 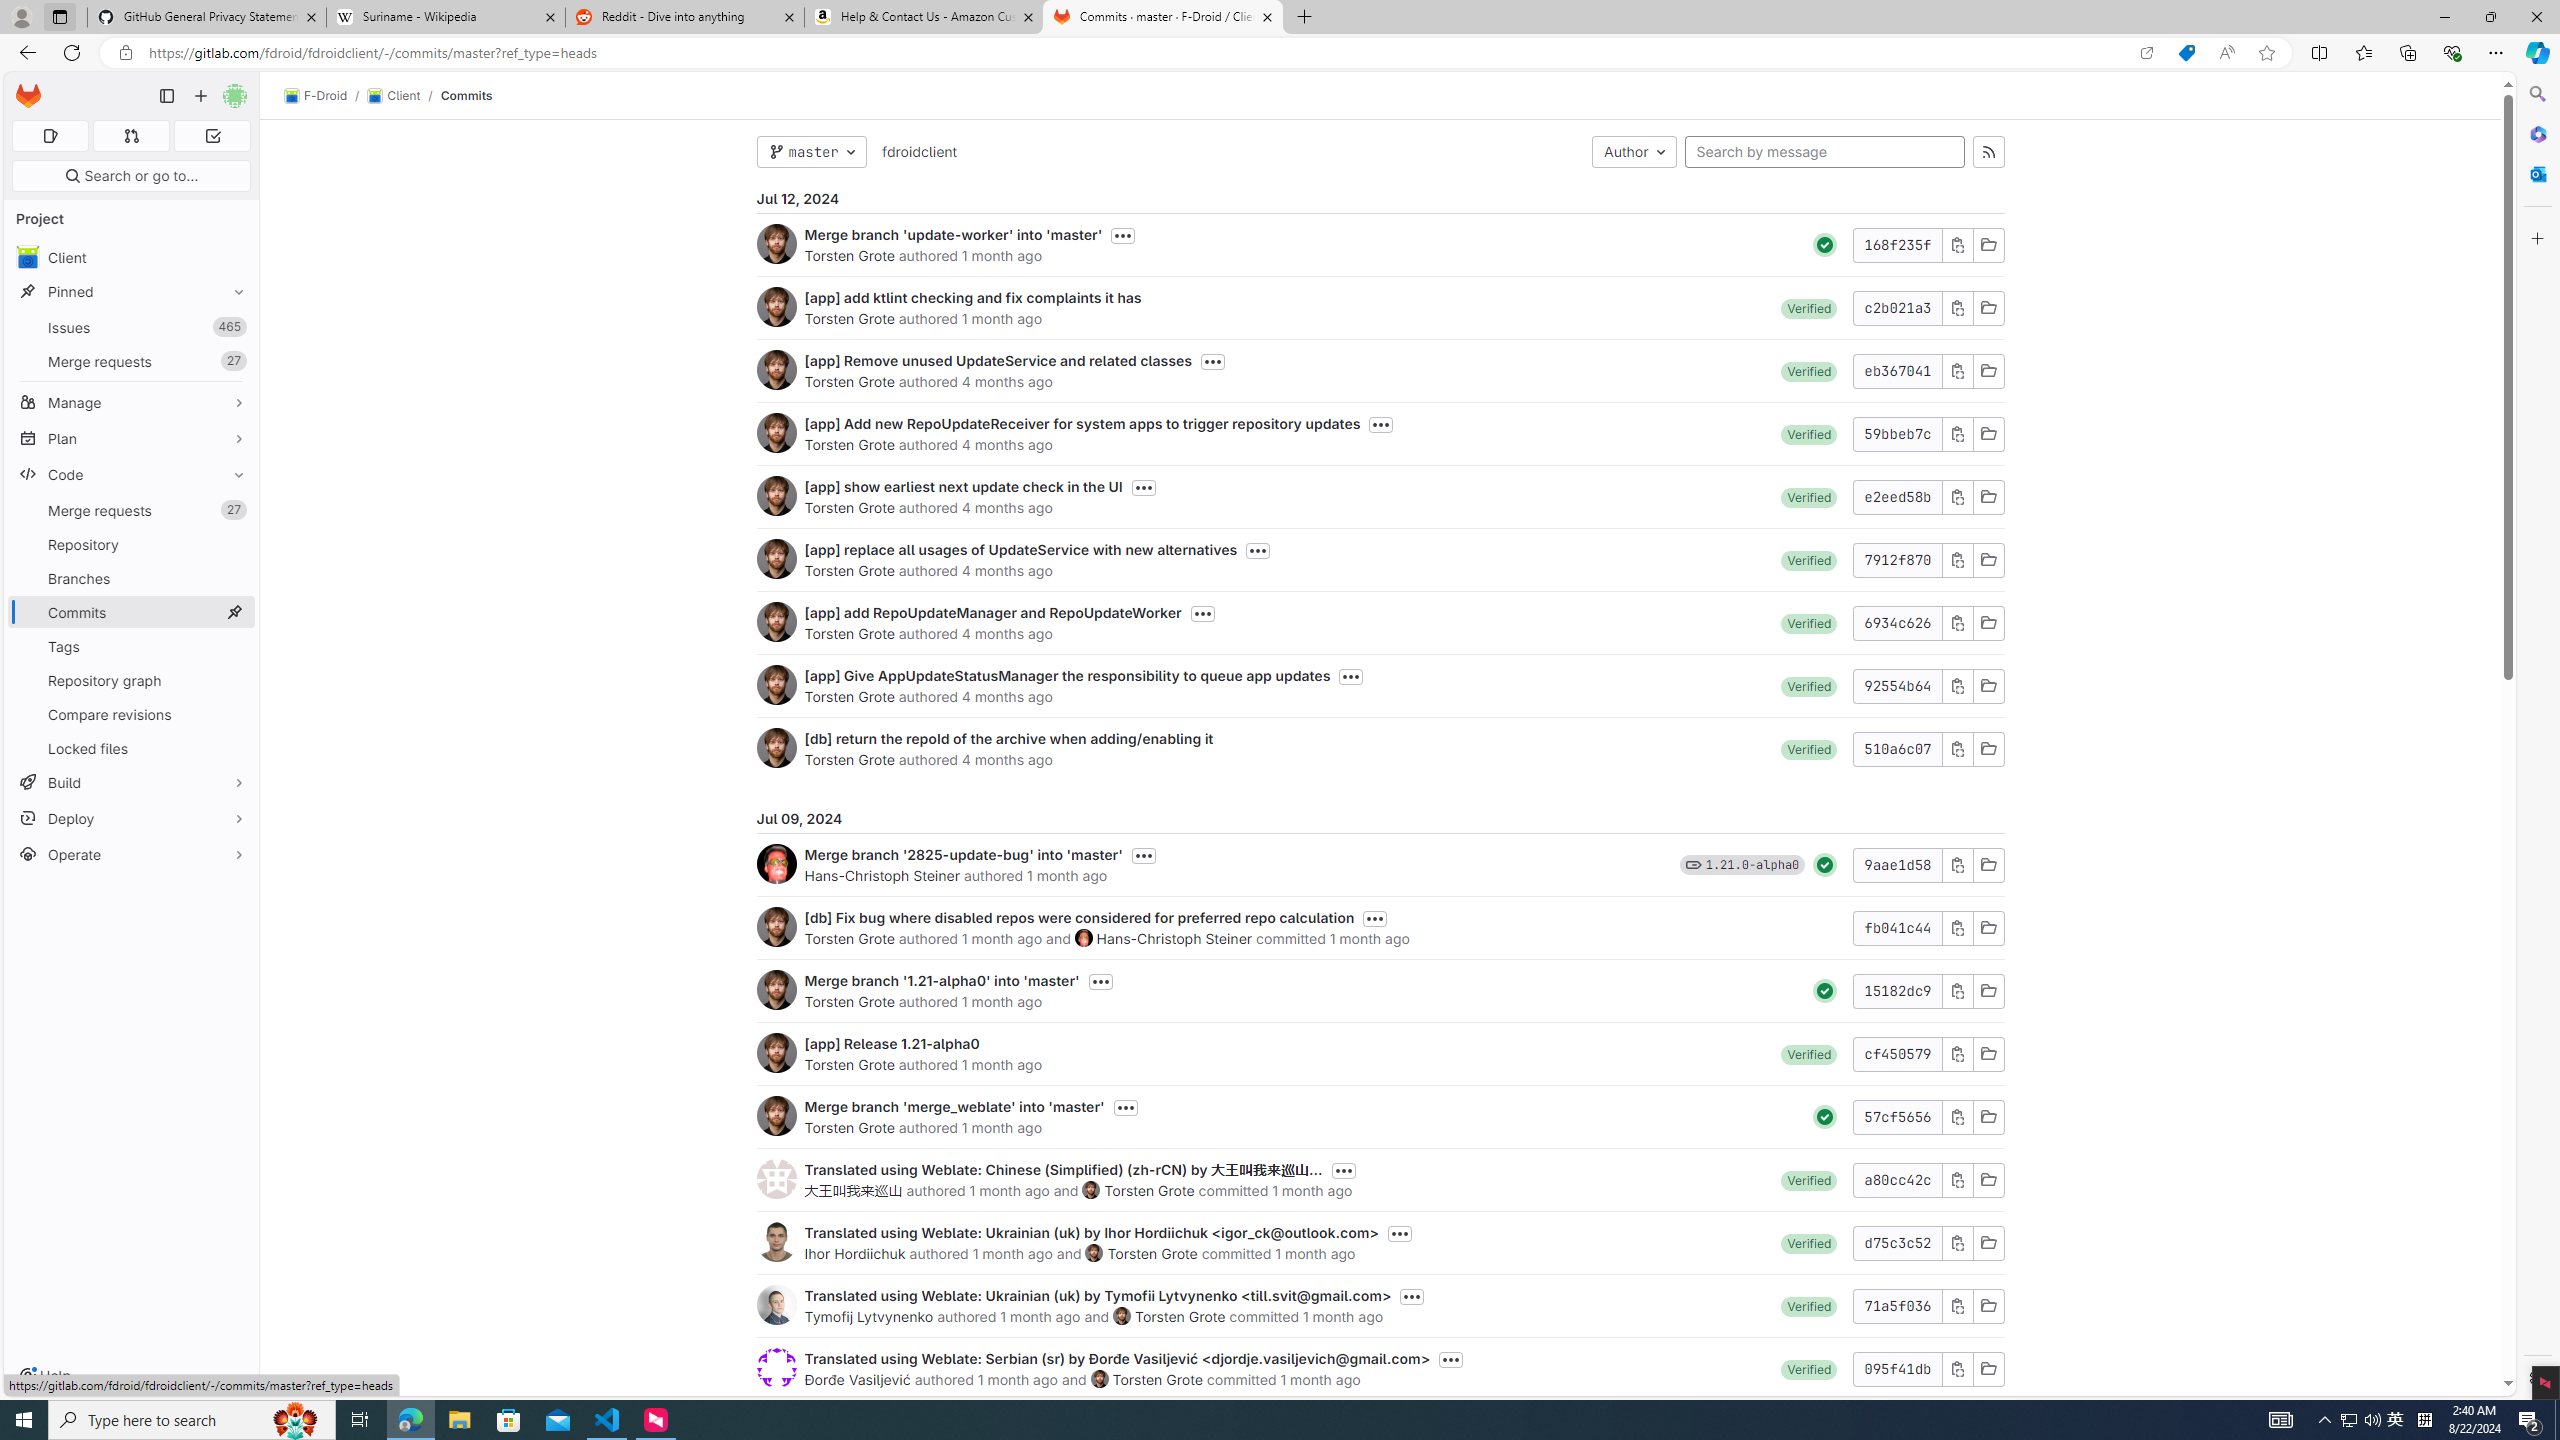 I want to click on 'Compare revisions', so click(x=130, y=713).